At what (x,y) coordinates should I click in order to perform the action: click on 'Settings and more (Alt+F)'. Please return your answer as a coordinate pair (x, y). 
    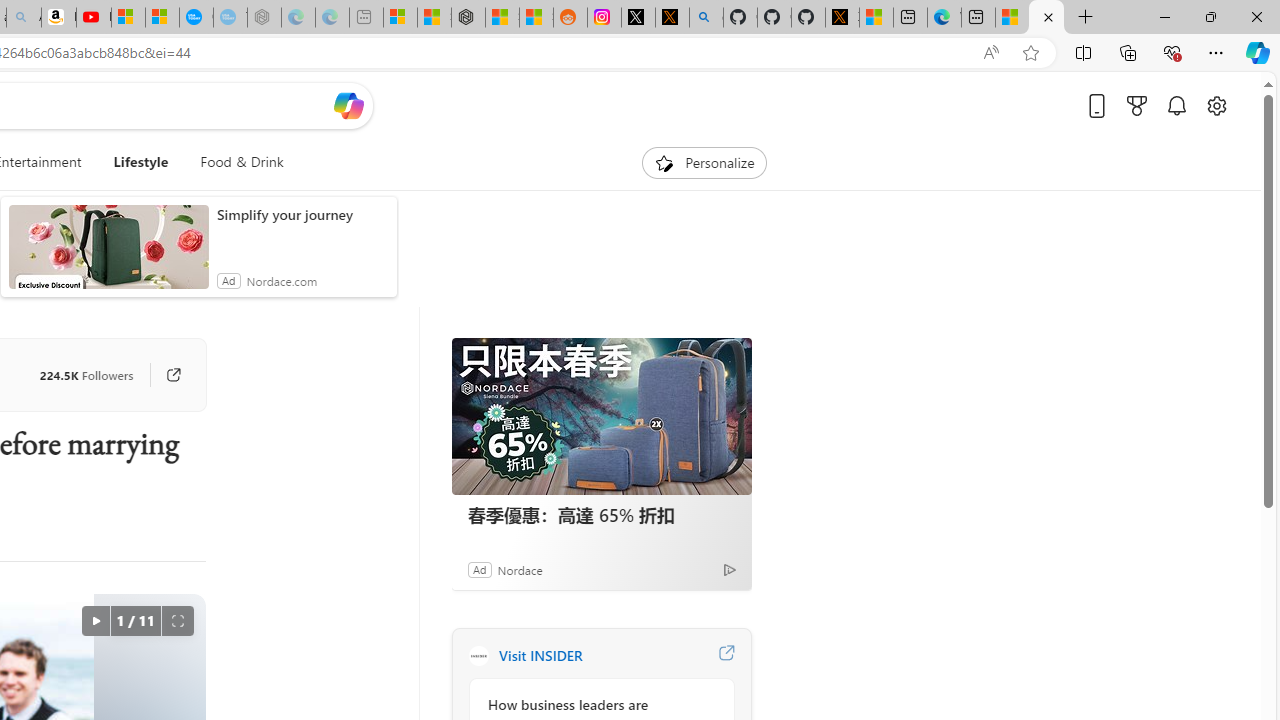
    Looking at the image, I should click on (1215, 51).